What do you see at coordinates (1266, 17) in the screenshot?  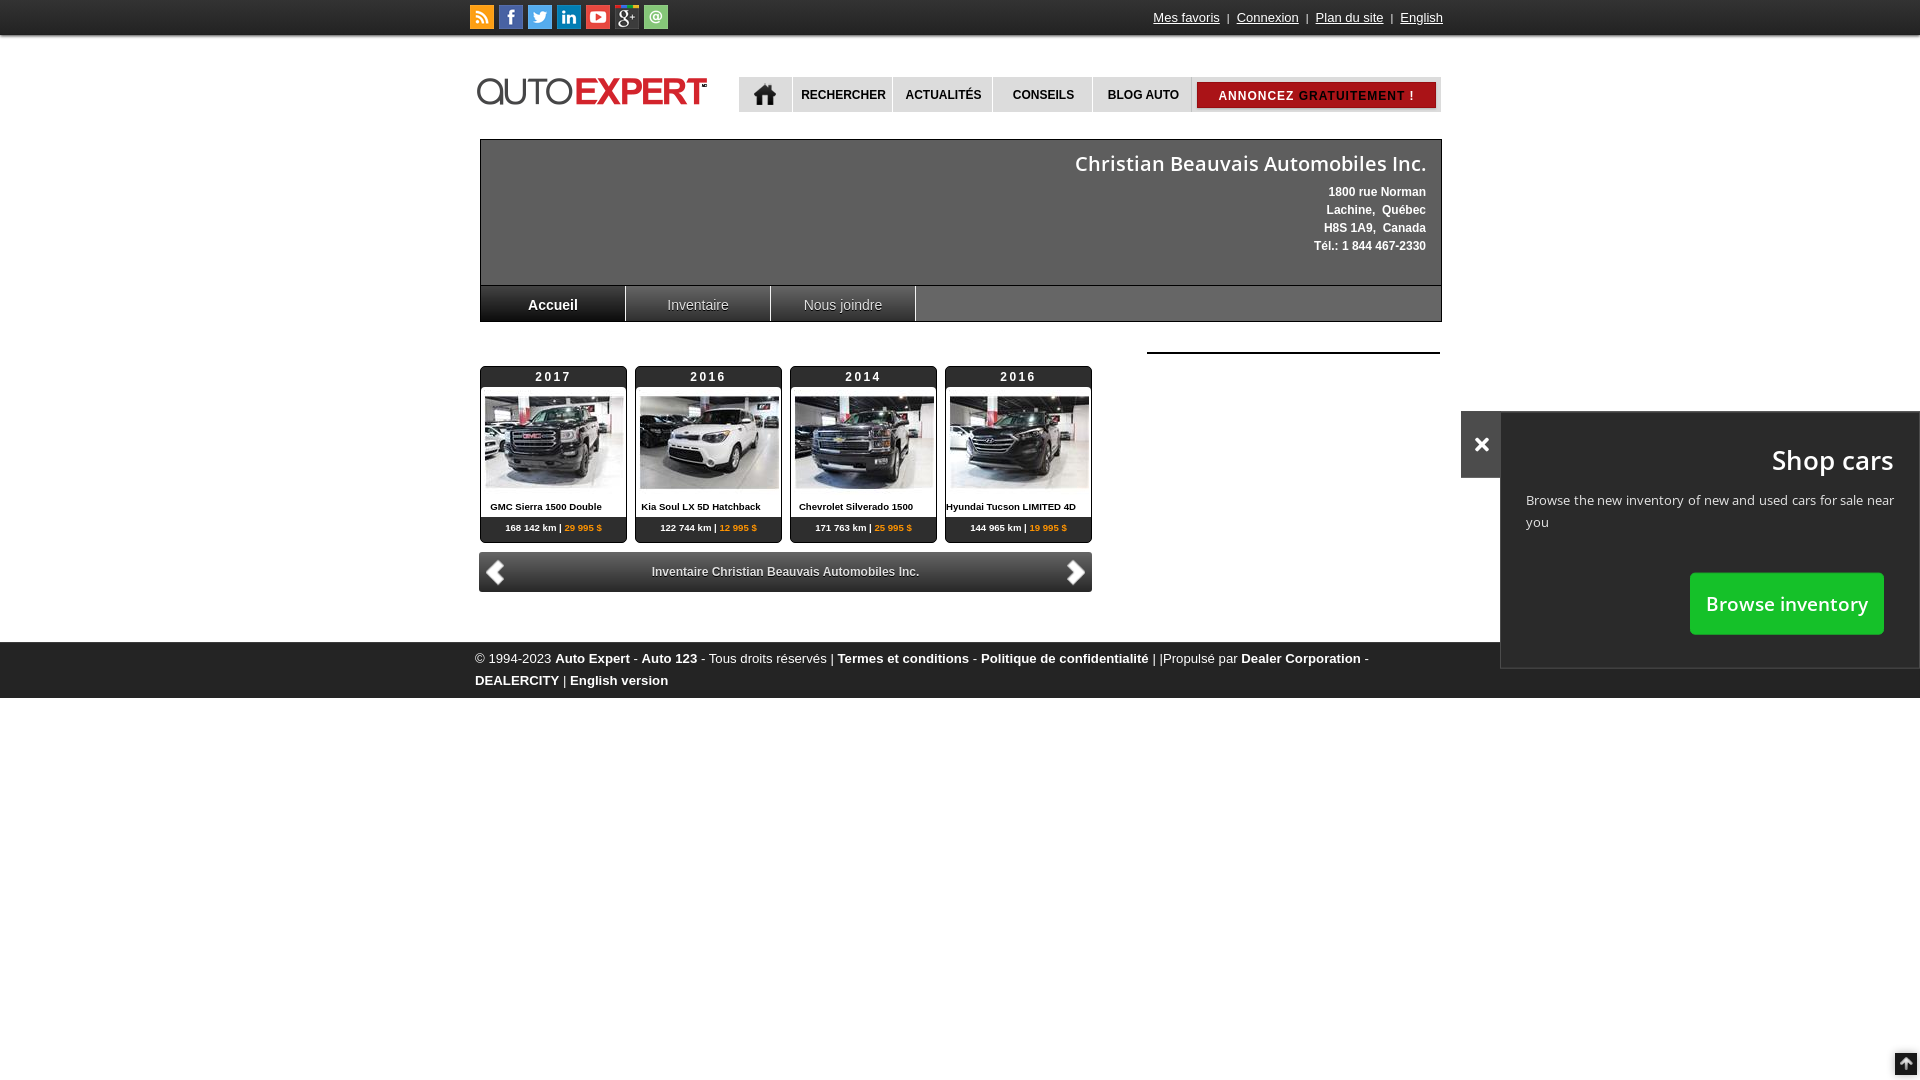 I see `'Connexion'` at bounding box center [1266, 17].